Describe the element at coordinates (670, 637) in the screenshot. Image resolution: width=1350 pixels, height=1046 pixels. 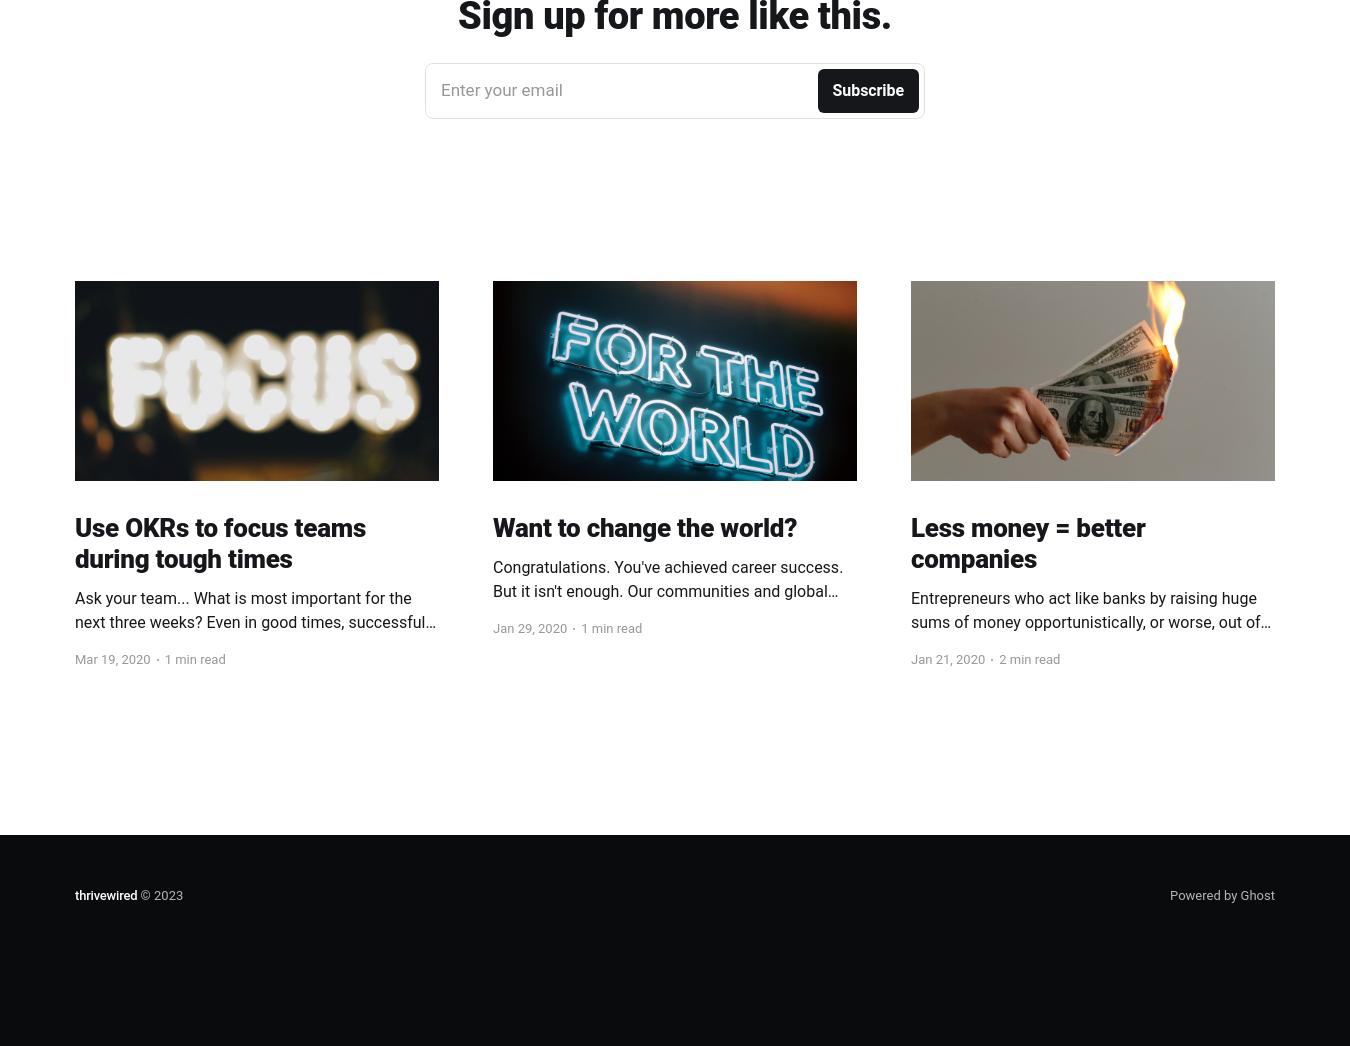
I see `'Congratulations. You've achieved career success. But it isn't enough. Our
communities and global causes need your talent to make positive changes in our
world by tackling big societal problems.

If, increasingly, community or global causes should appeal to your sense of
purpose, and should you want to use your talent'` at that location.